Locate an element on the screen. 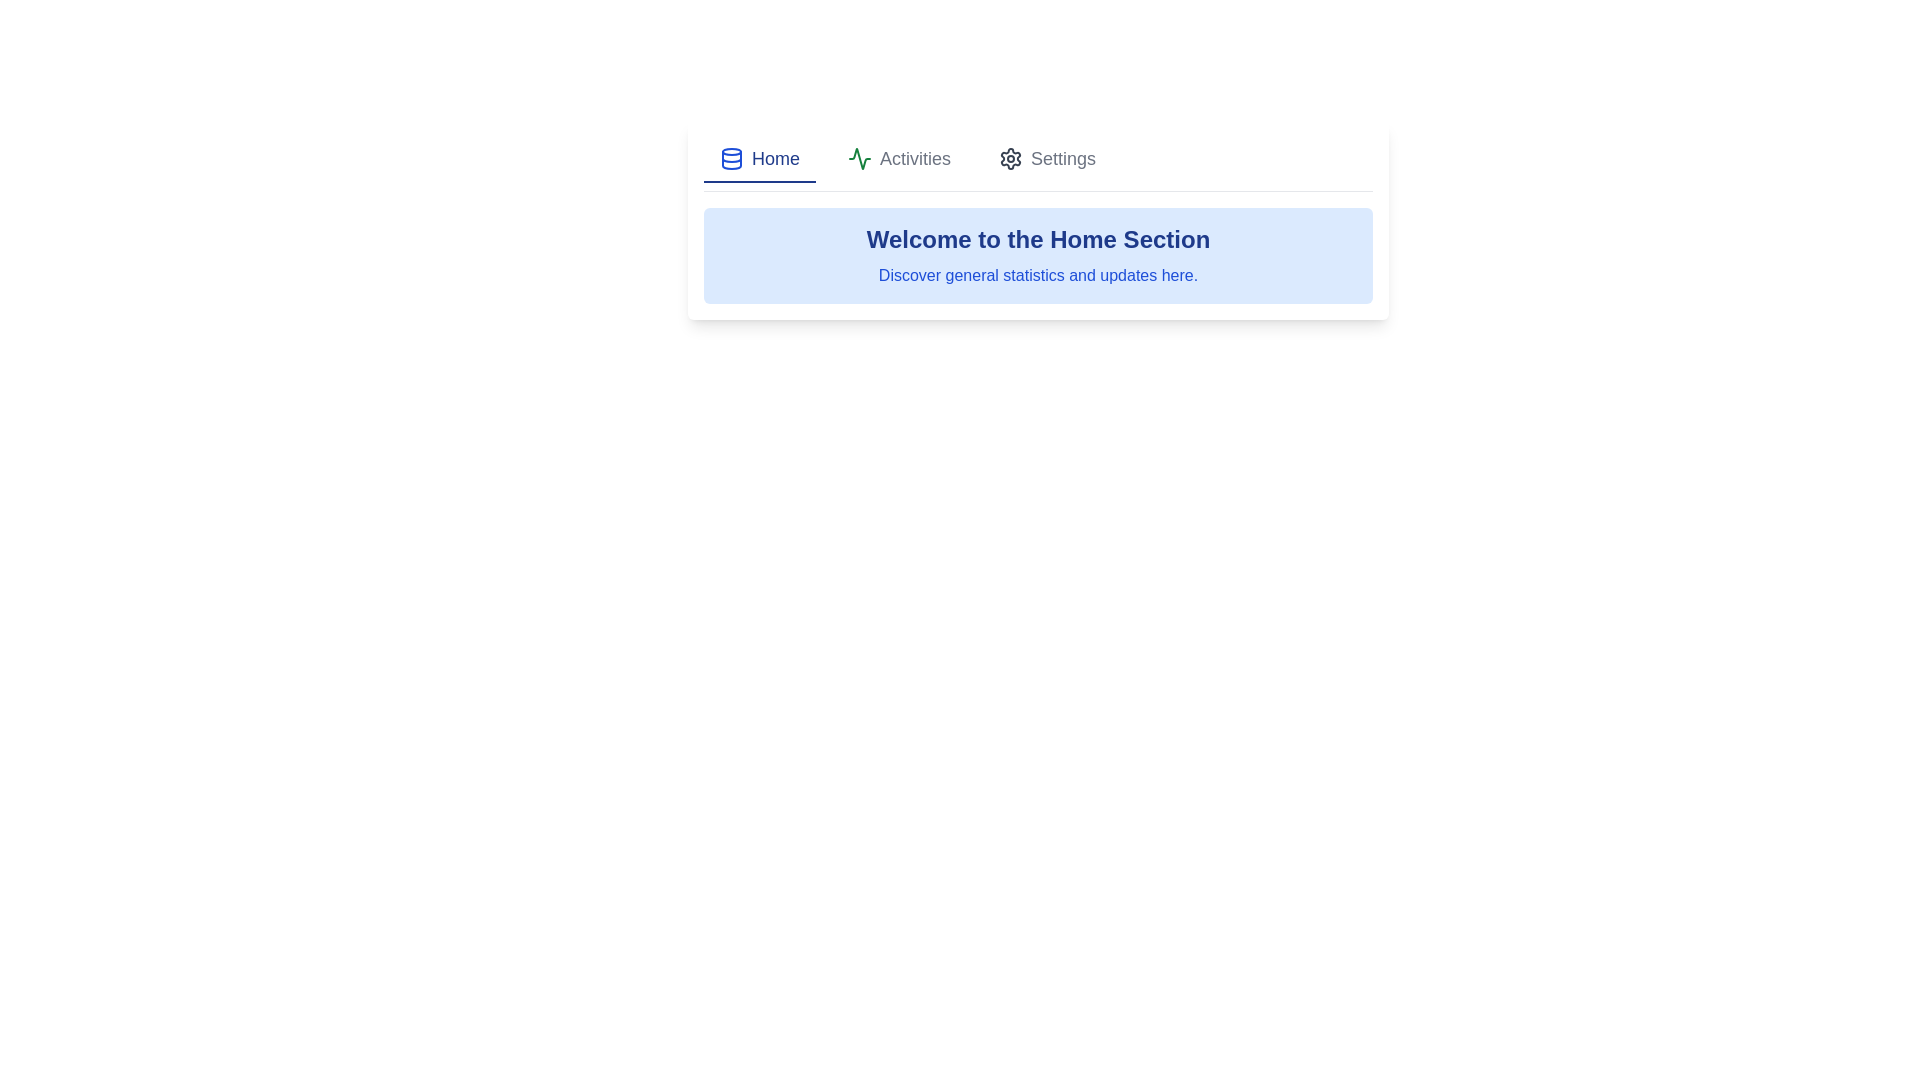  the Activities tab by clicking on its corresponding button is located at coordinates (897, 158).